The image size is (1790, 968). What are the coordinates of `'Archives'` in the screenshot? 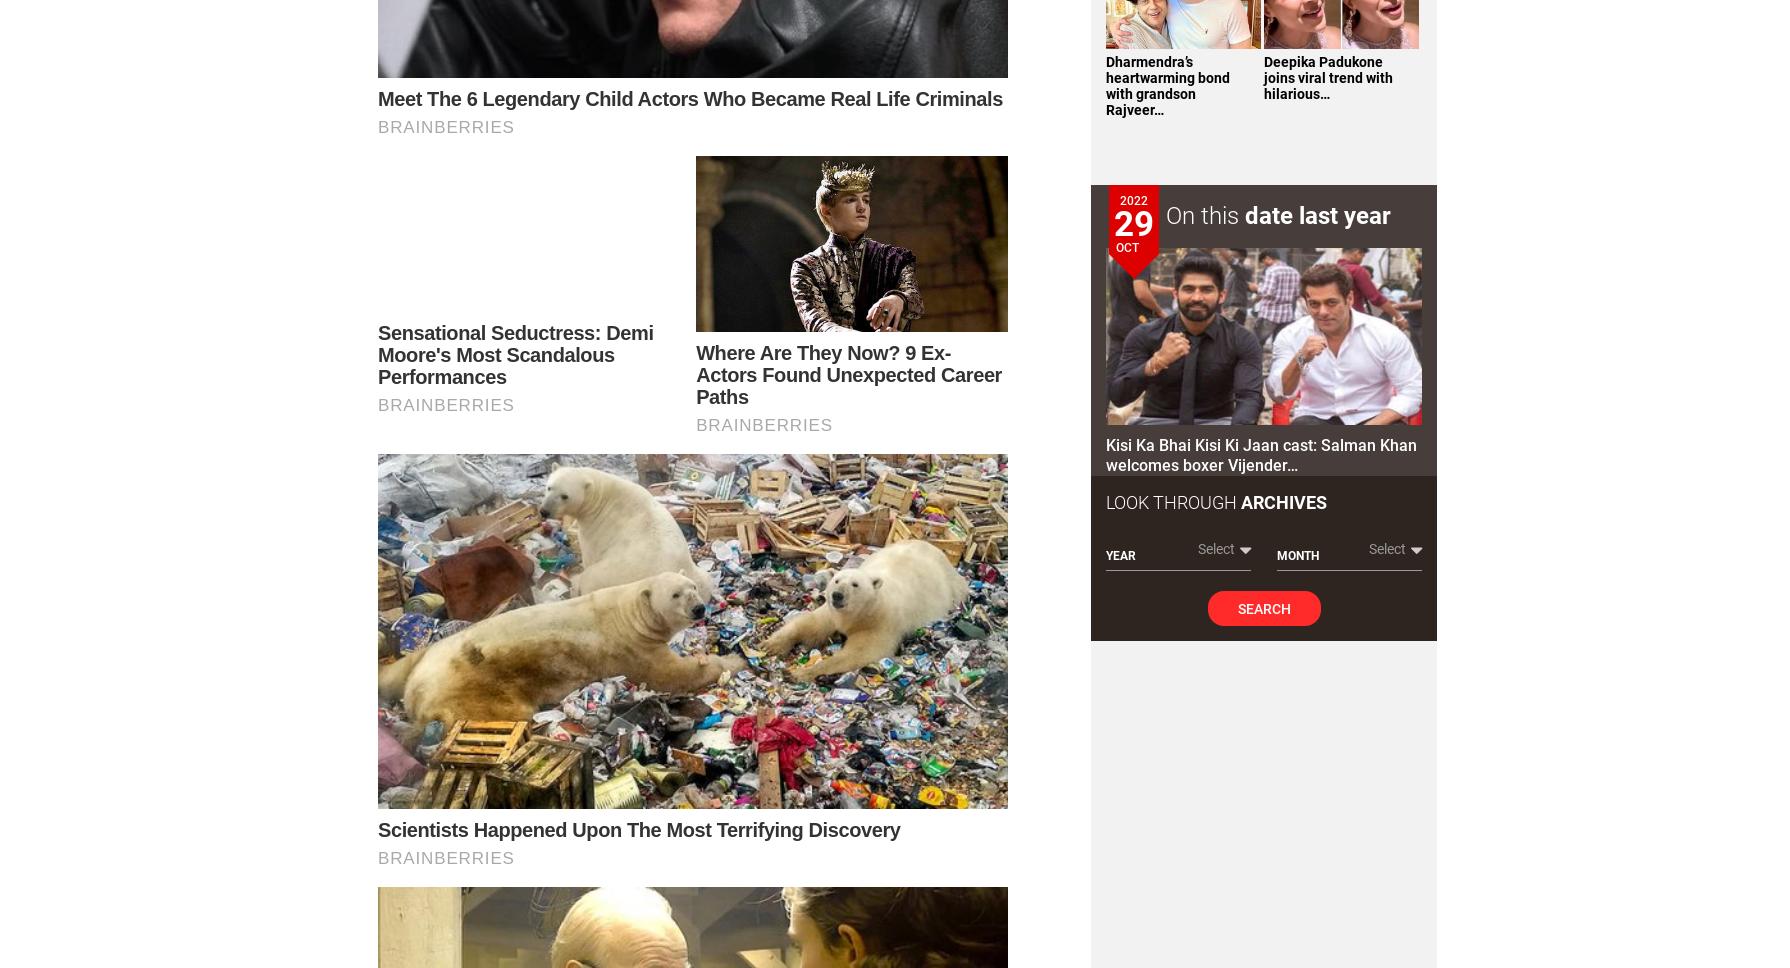 It's located at (1283, 501).